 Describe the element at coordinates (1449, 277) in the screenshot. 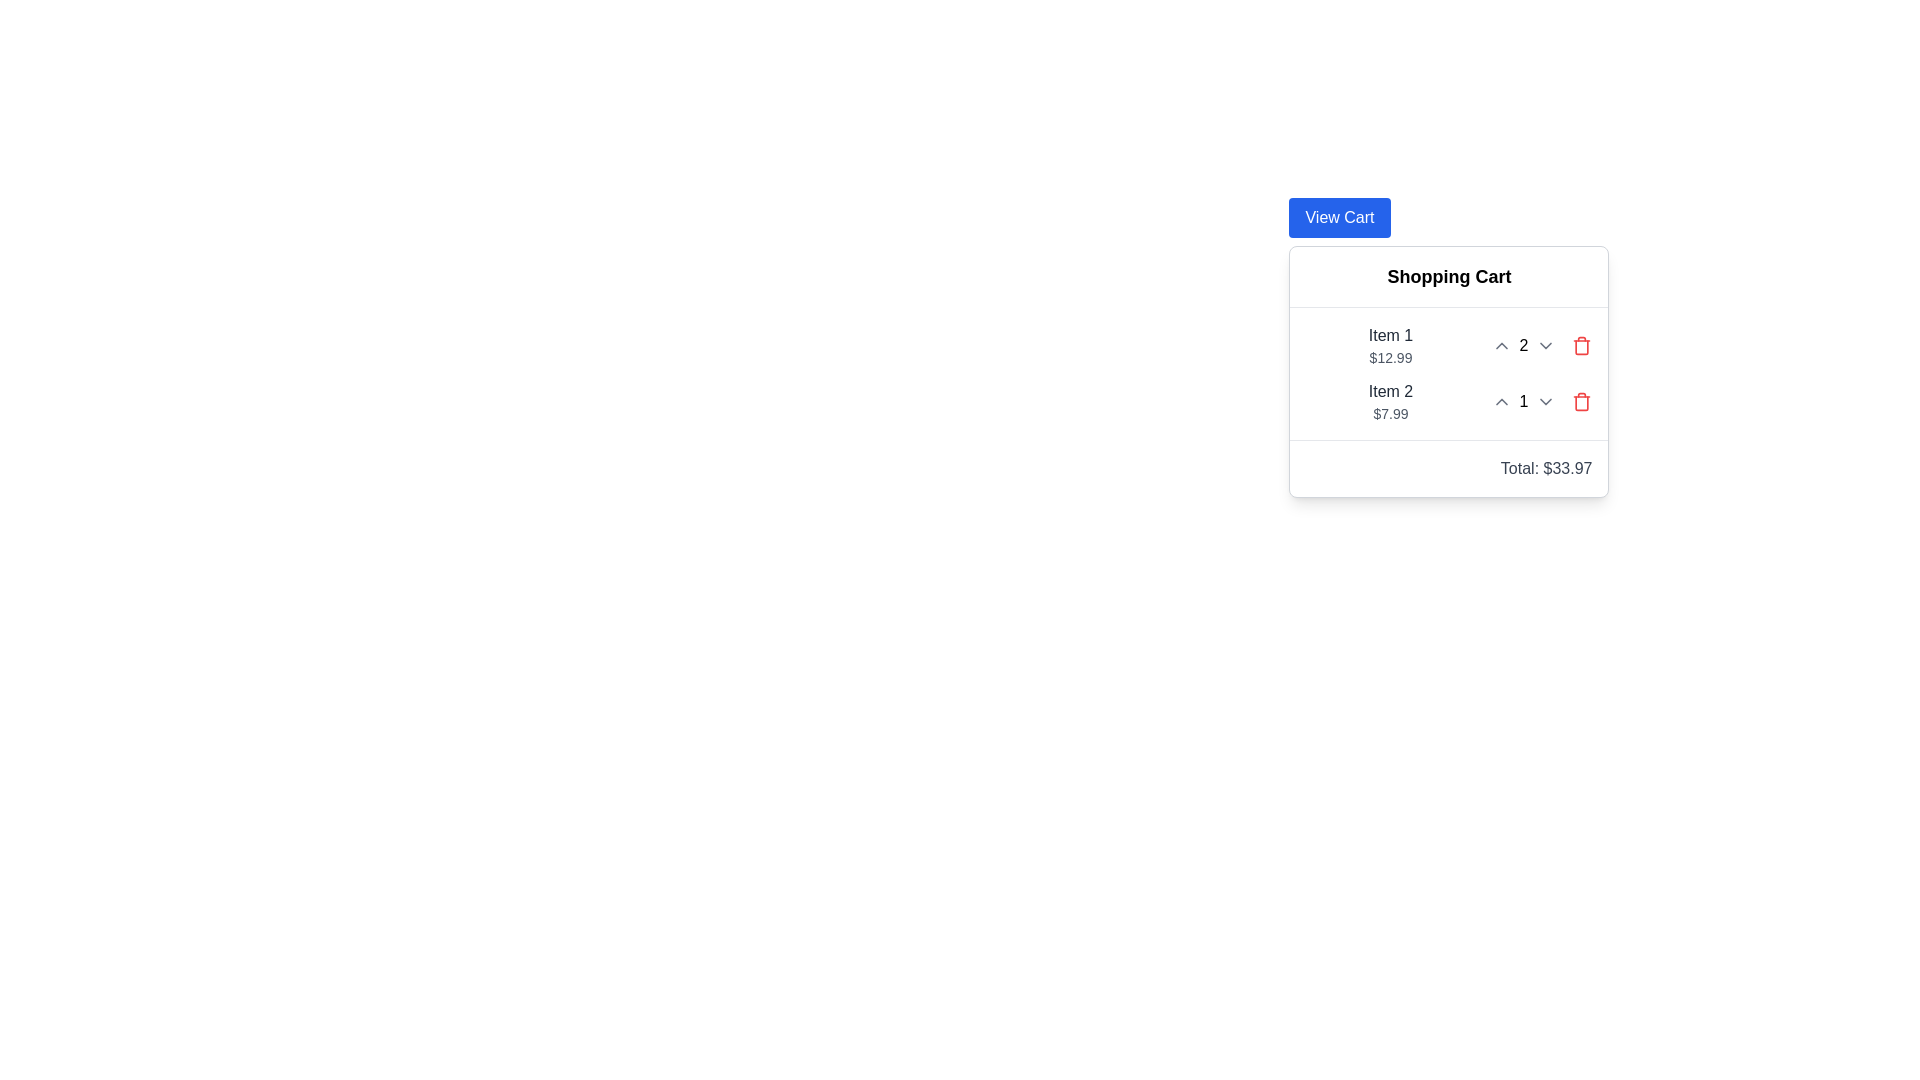

I see `the 'Shopping Cart' text label located below the 'View Cart' button in the shopping cart dropdown menu` at that location.